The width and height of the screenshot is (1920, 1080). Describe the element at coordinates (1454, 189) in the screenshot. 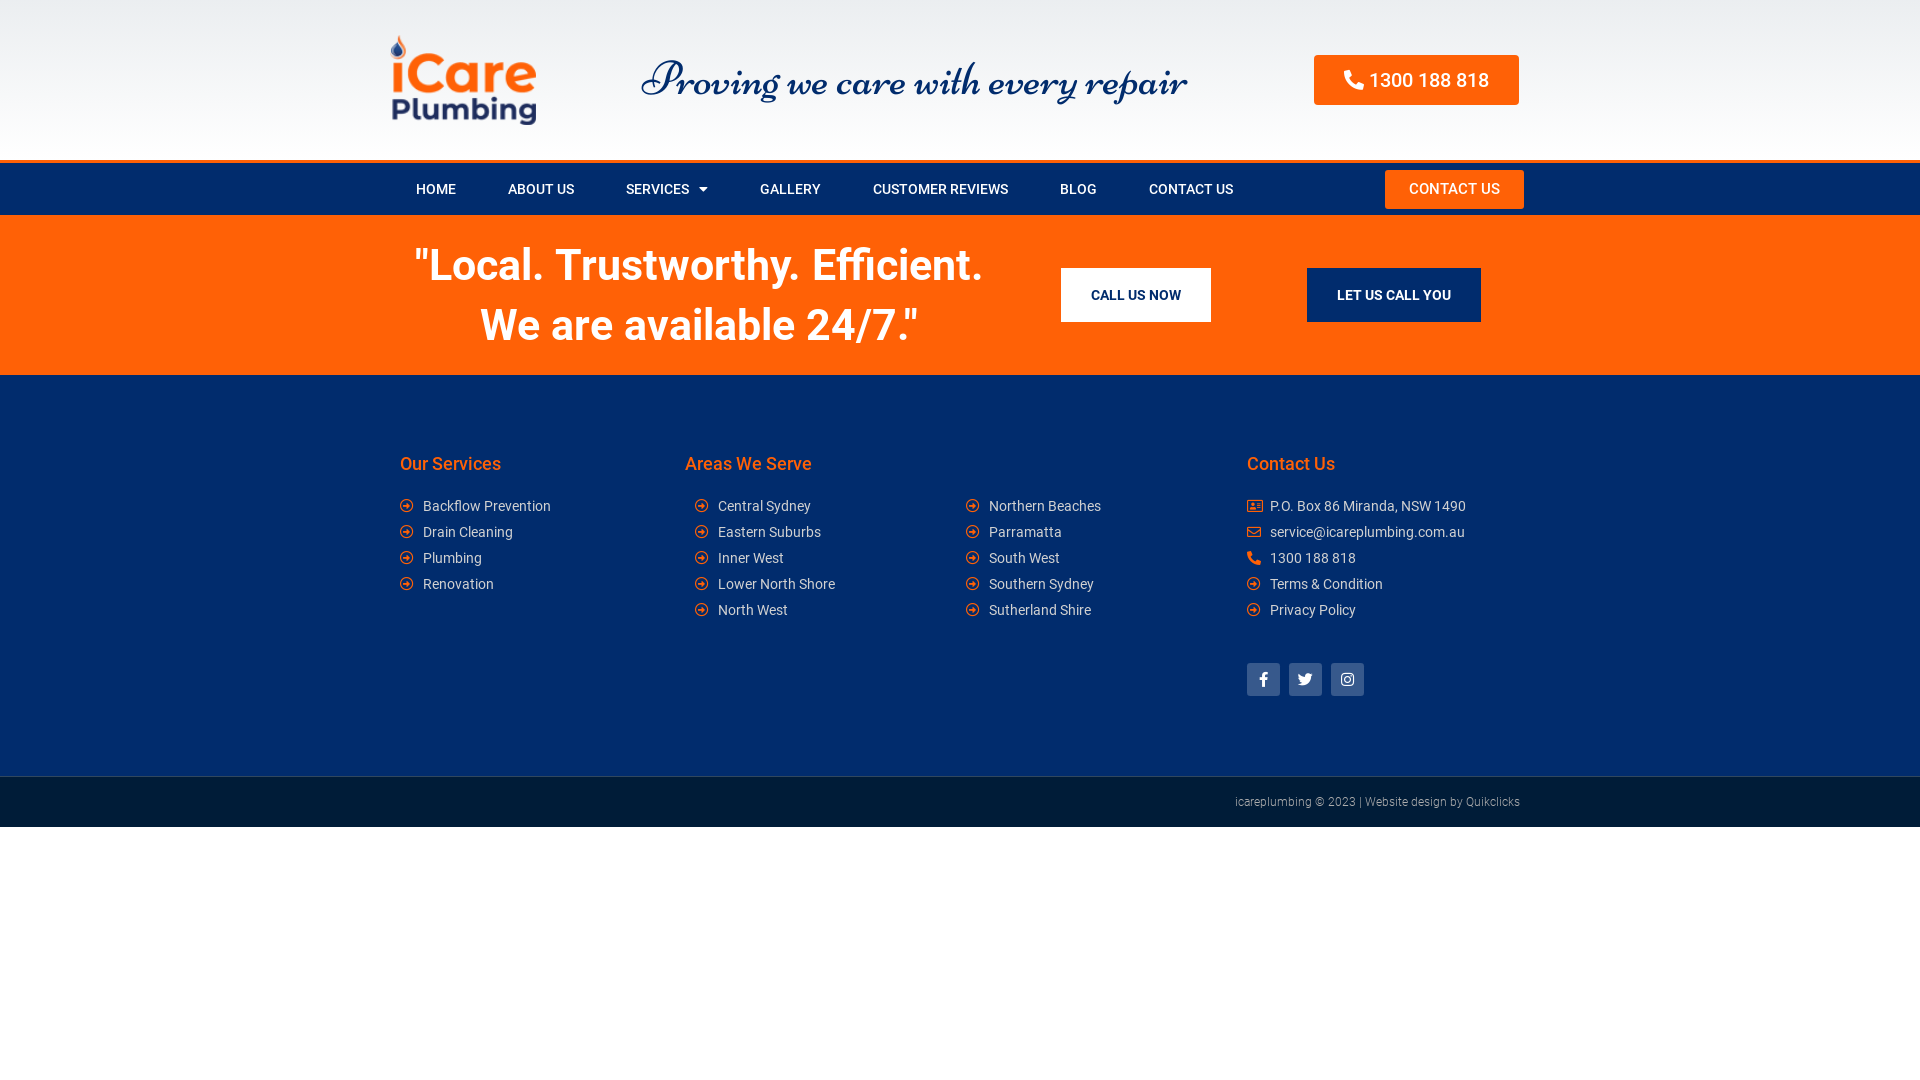

I see `'CONTACT US'` at that location.